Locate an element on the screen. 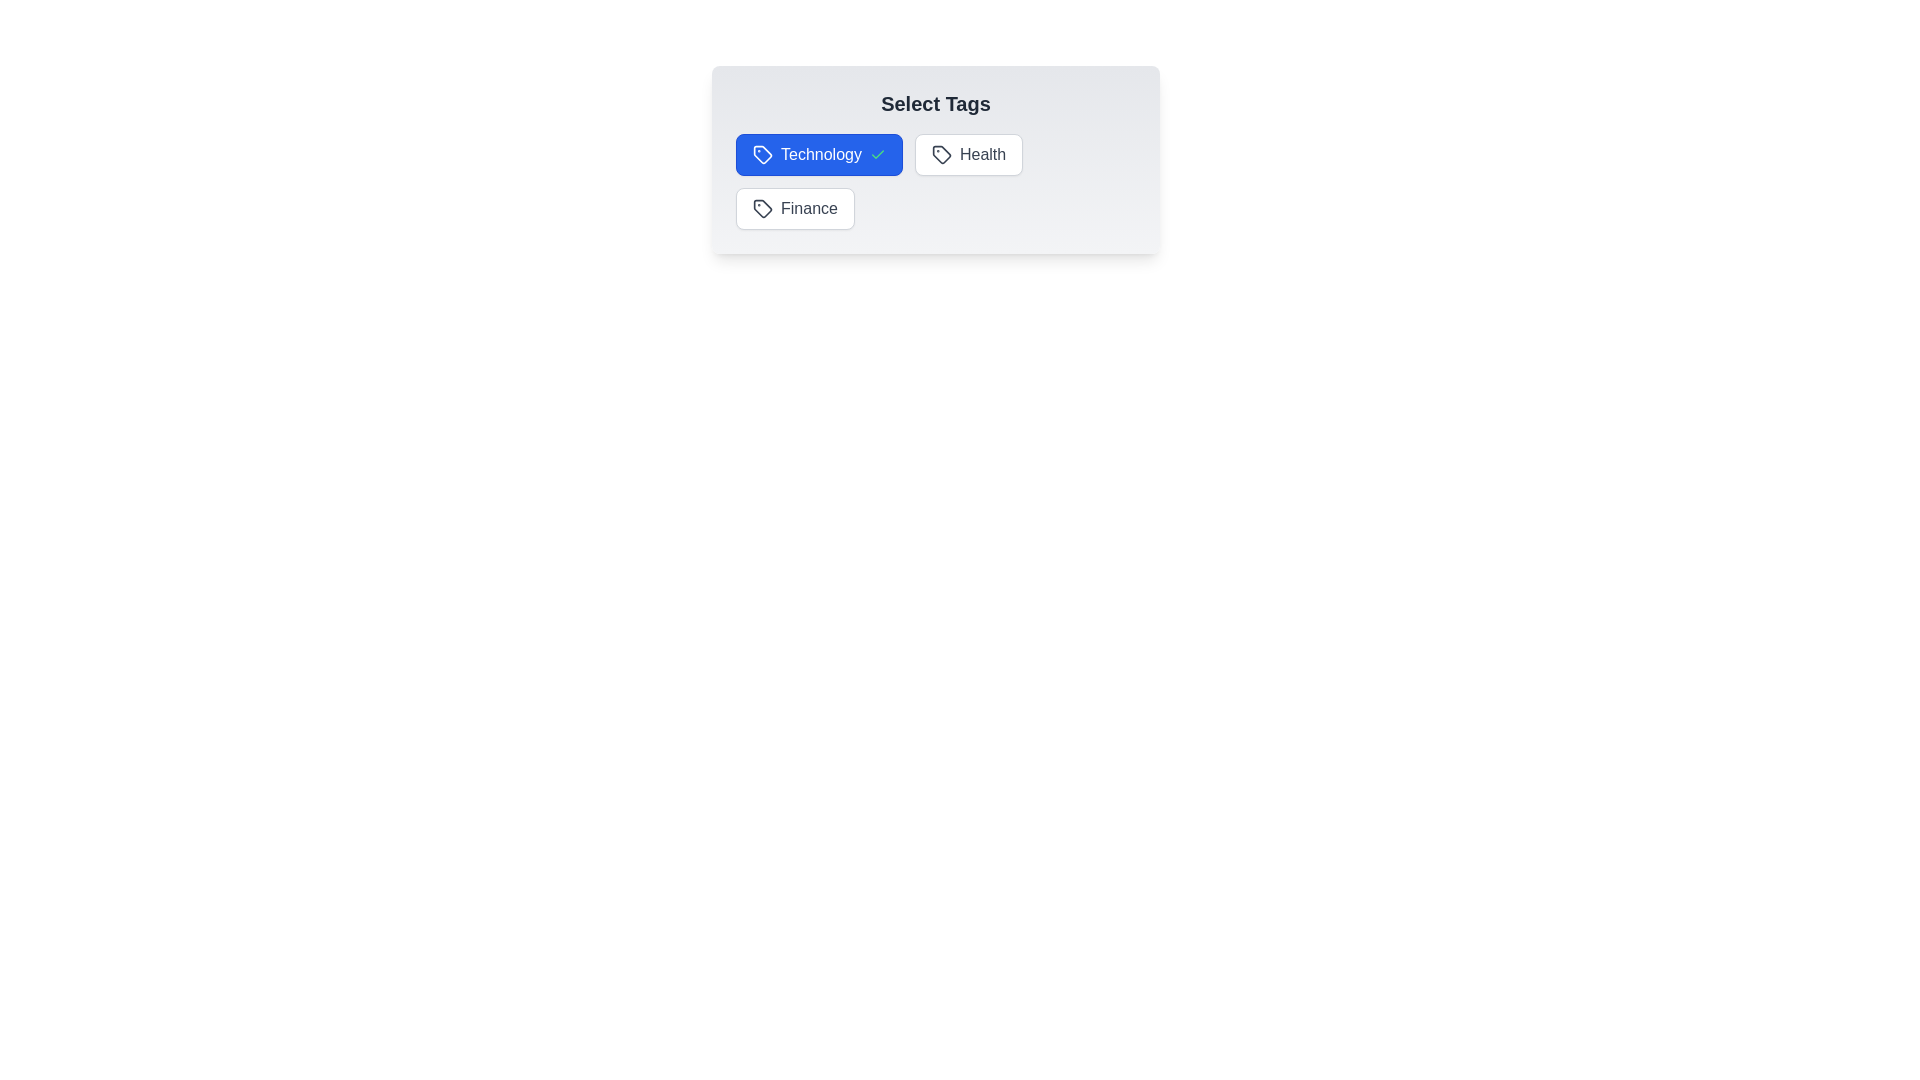 The height and width of the screenshot is (1080, 1920). the Technology tag is located at coordinates (819, 153).